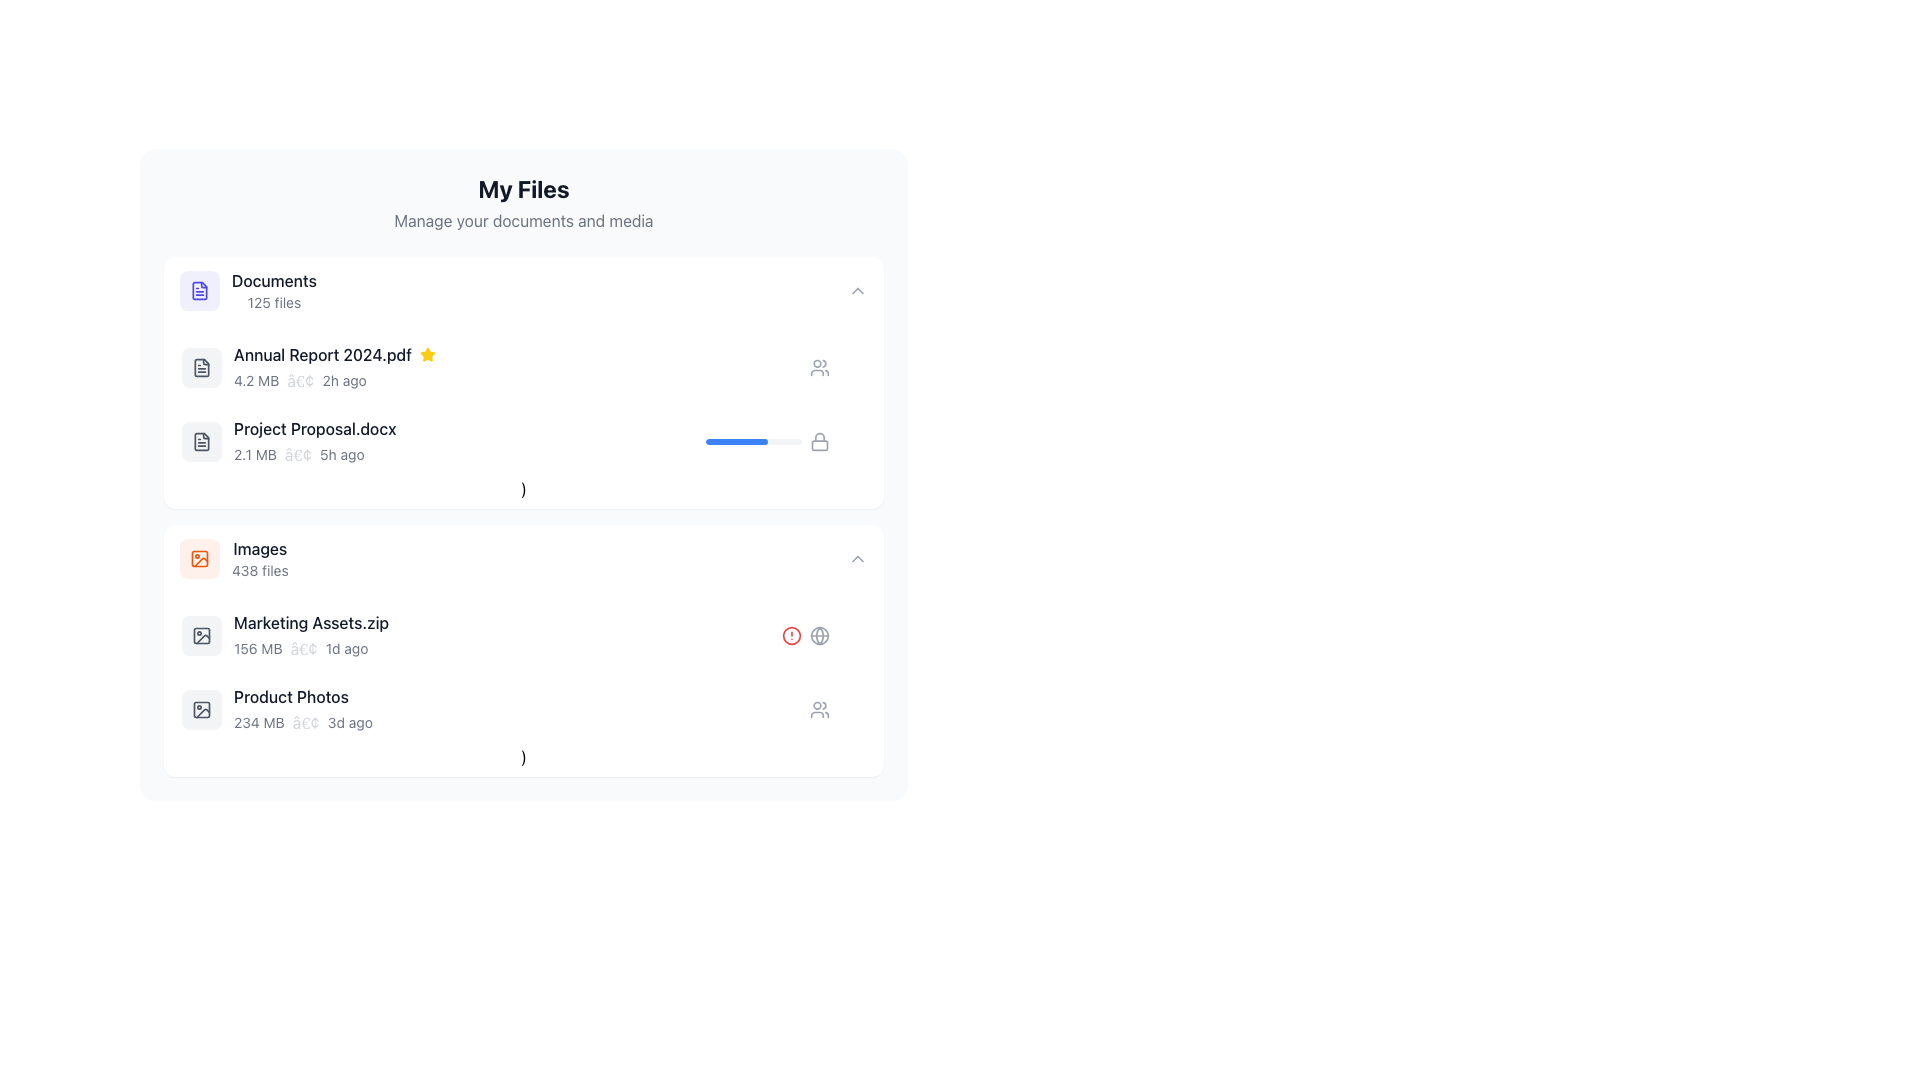  I want to click on the label that indicates the 'Images' folder, which is located in the second row of the file list, to the right of the folder icon, so click(259, 559).